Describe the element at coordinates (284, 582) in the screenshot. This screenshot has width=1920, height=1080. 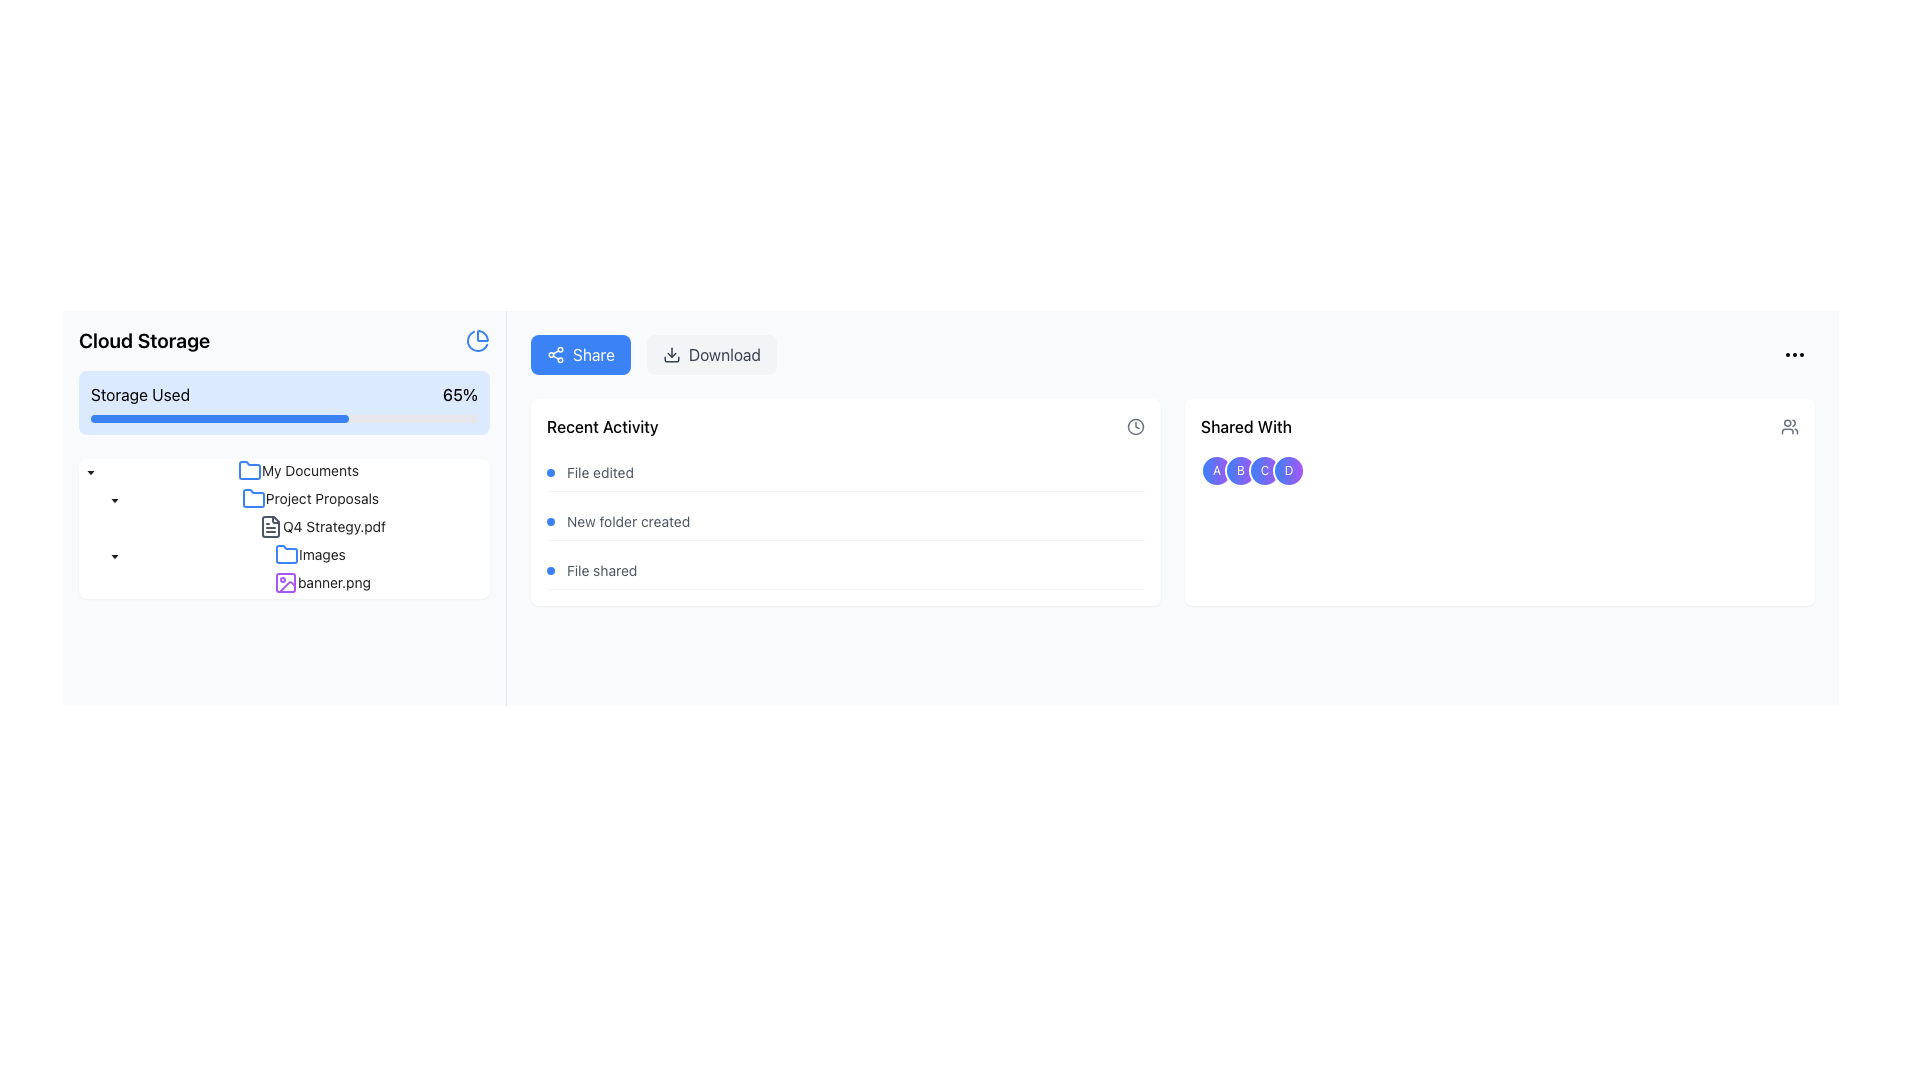
I see `the image file indicator for 'banner.png' located in the 'Cloud Storage' section under the 'Images' folder` at that location.